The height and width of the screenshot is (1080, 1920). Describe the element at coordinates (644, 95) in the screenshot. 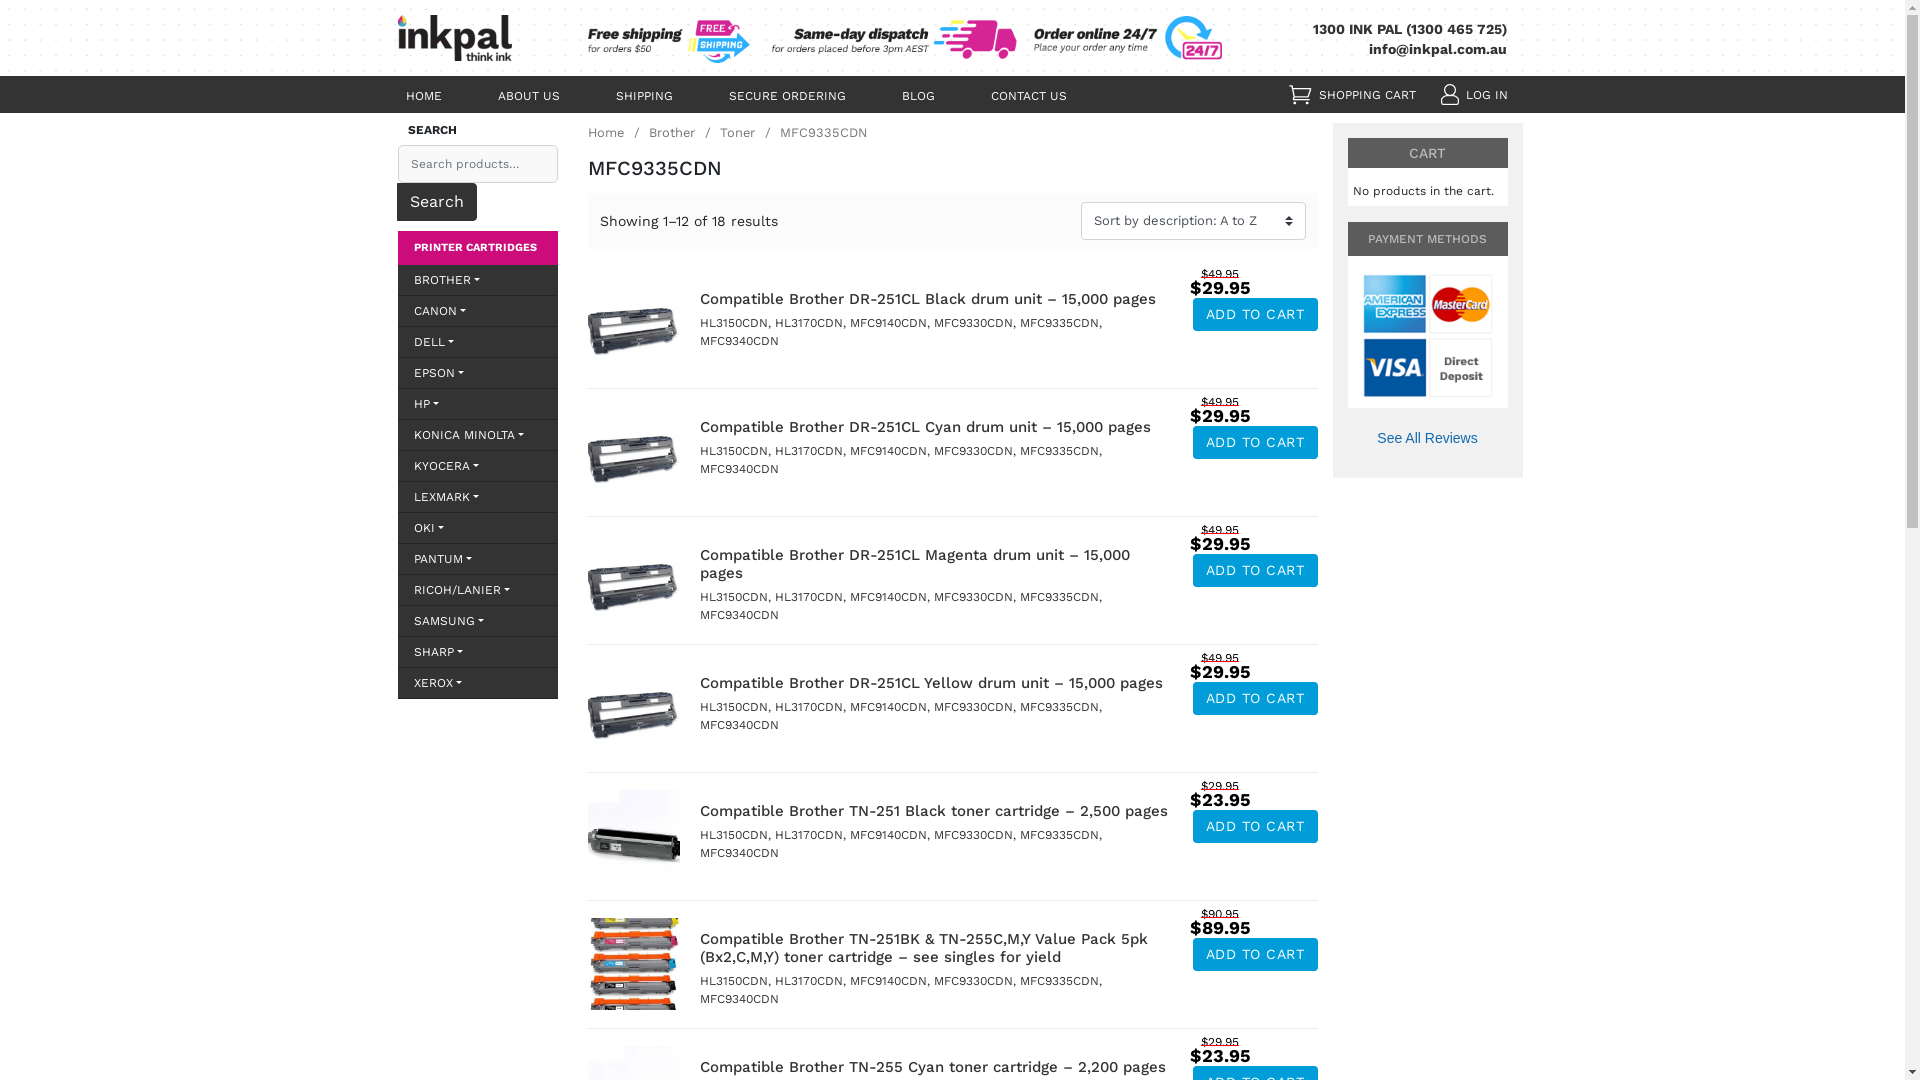

I see `'SHIPPING'` at that location.